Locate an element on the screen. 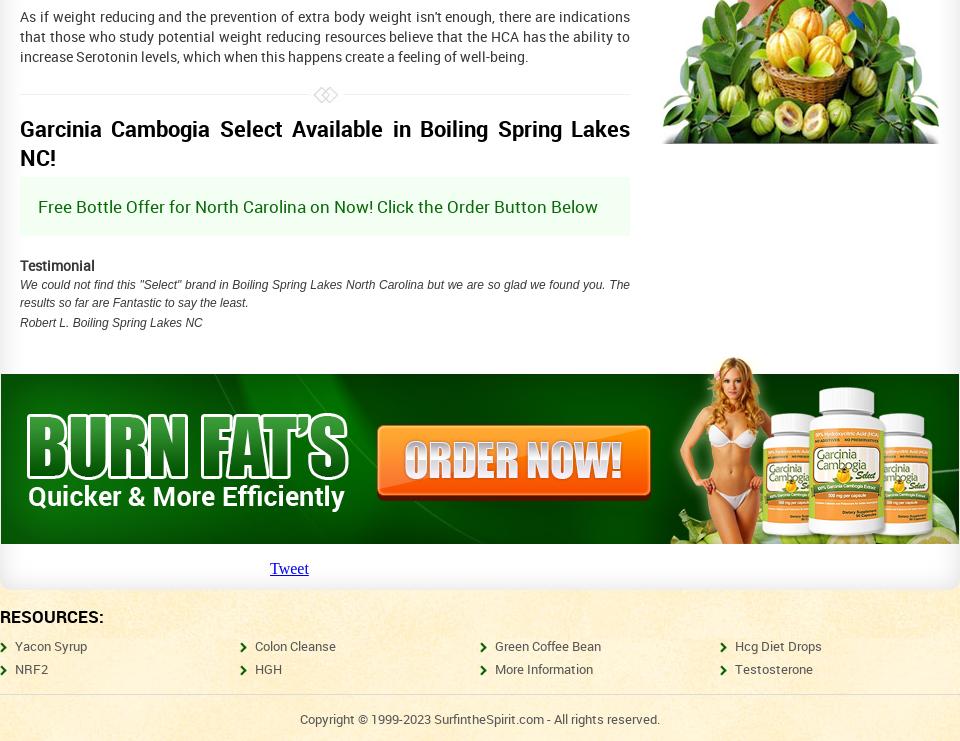 Image resolution: width=960 pixels, height=741 pixels. 'Testimonial' is located at coordinates (56, 265).